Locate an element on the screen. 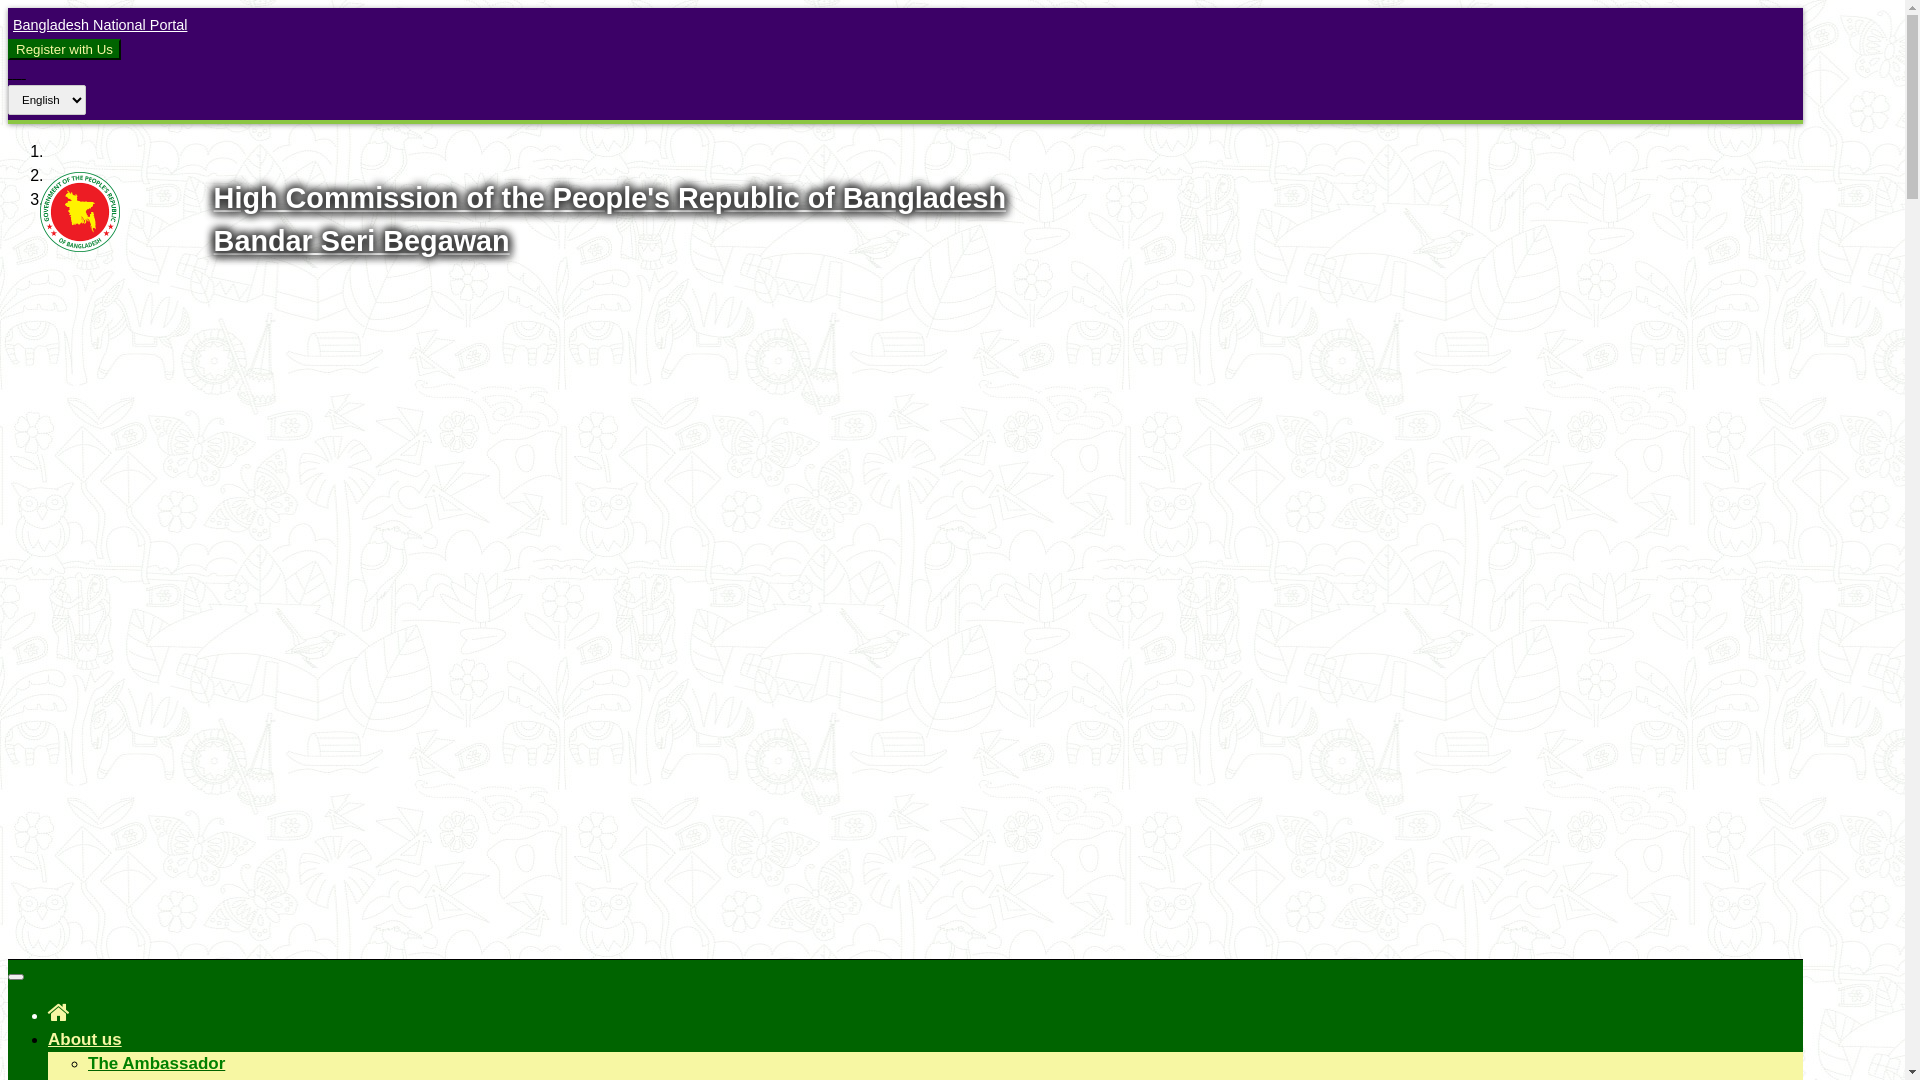  'About us' is located at coordinates (84, 1038).